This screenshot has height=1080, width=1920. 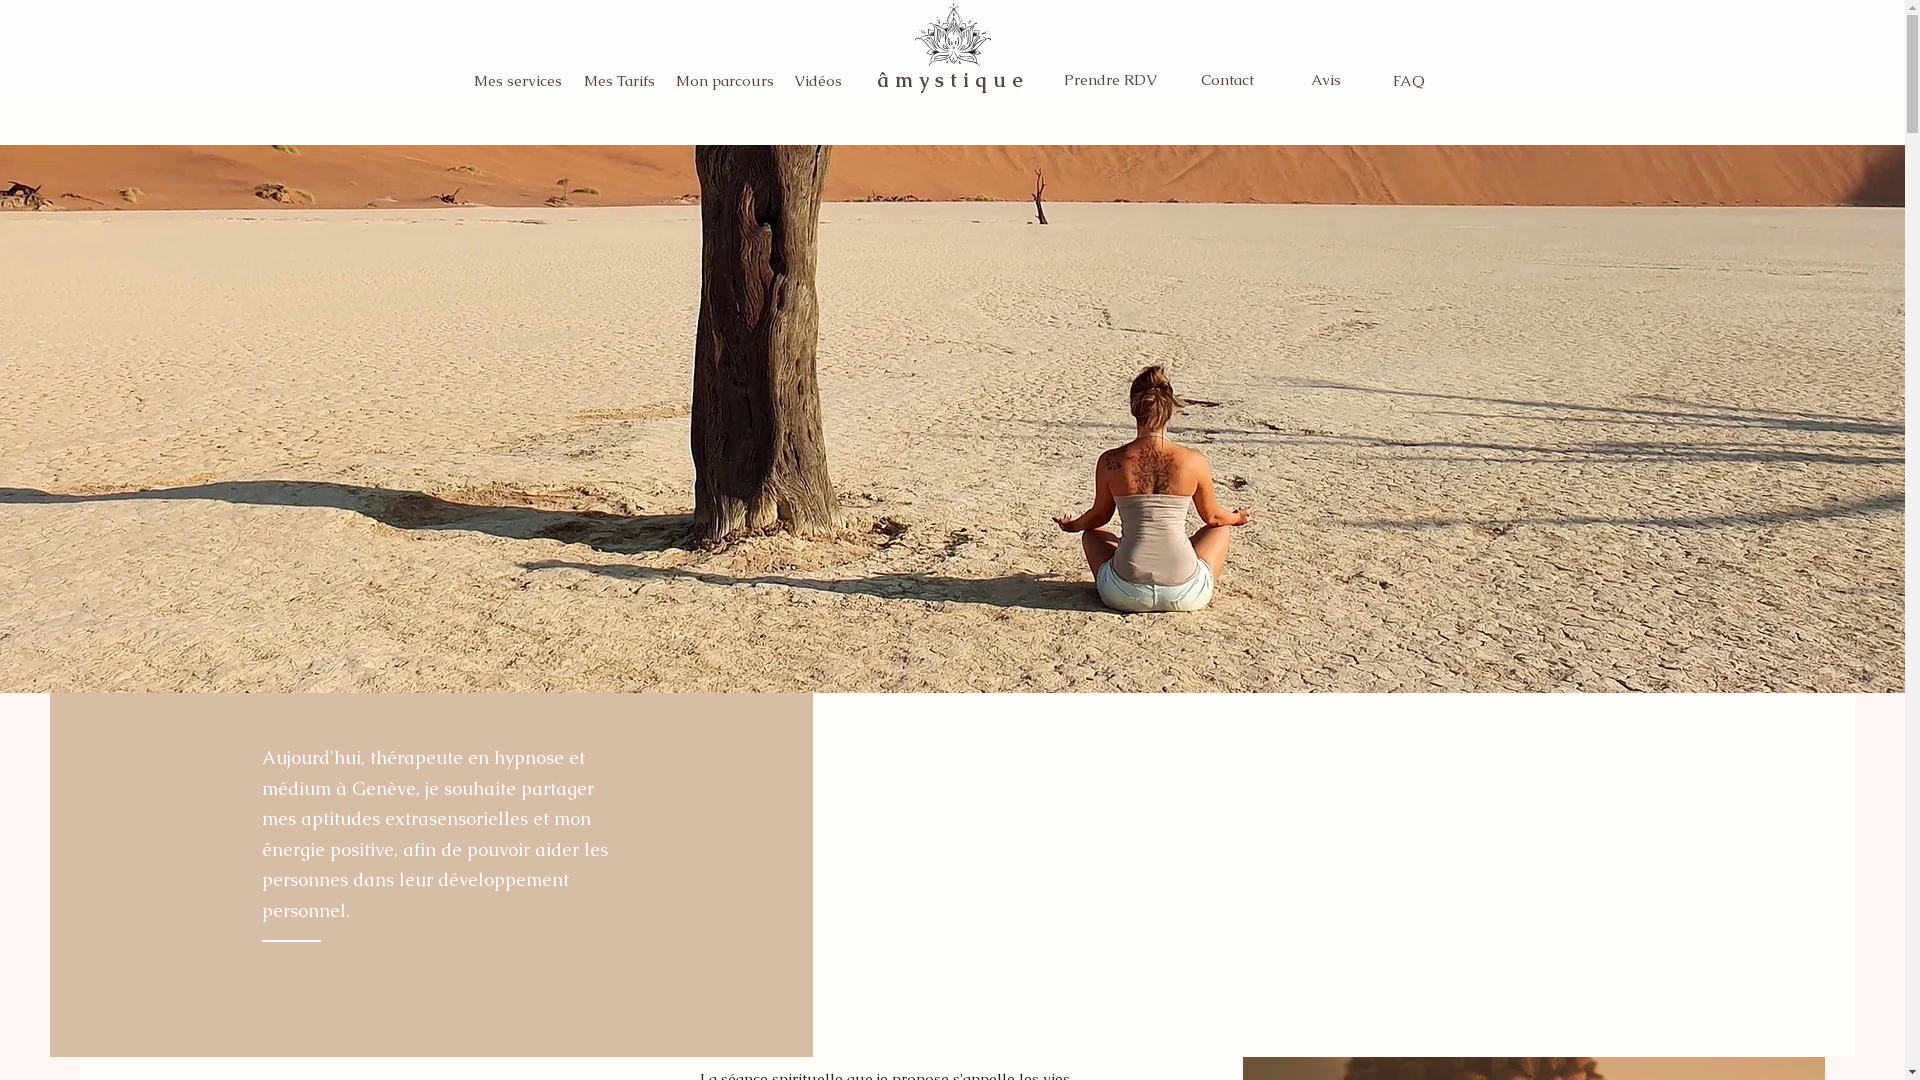 I want to click on 'FAQ', so click(x=1408, y=79).